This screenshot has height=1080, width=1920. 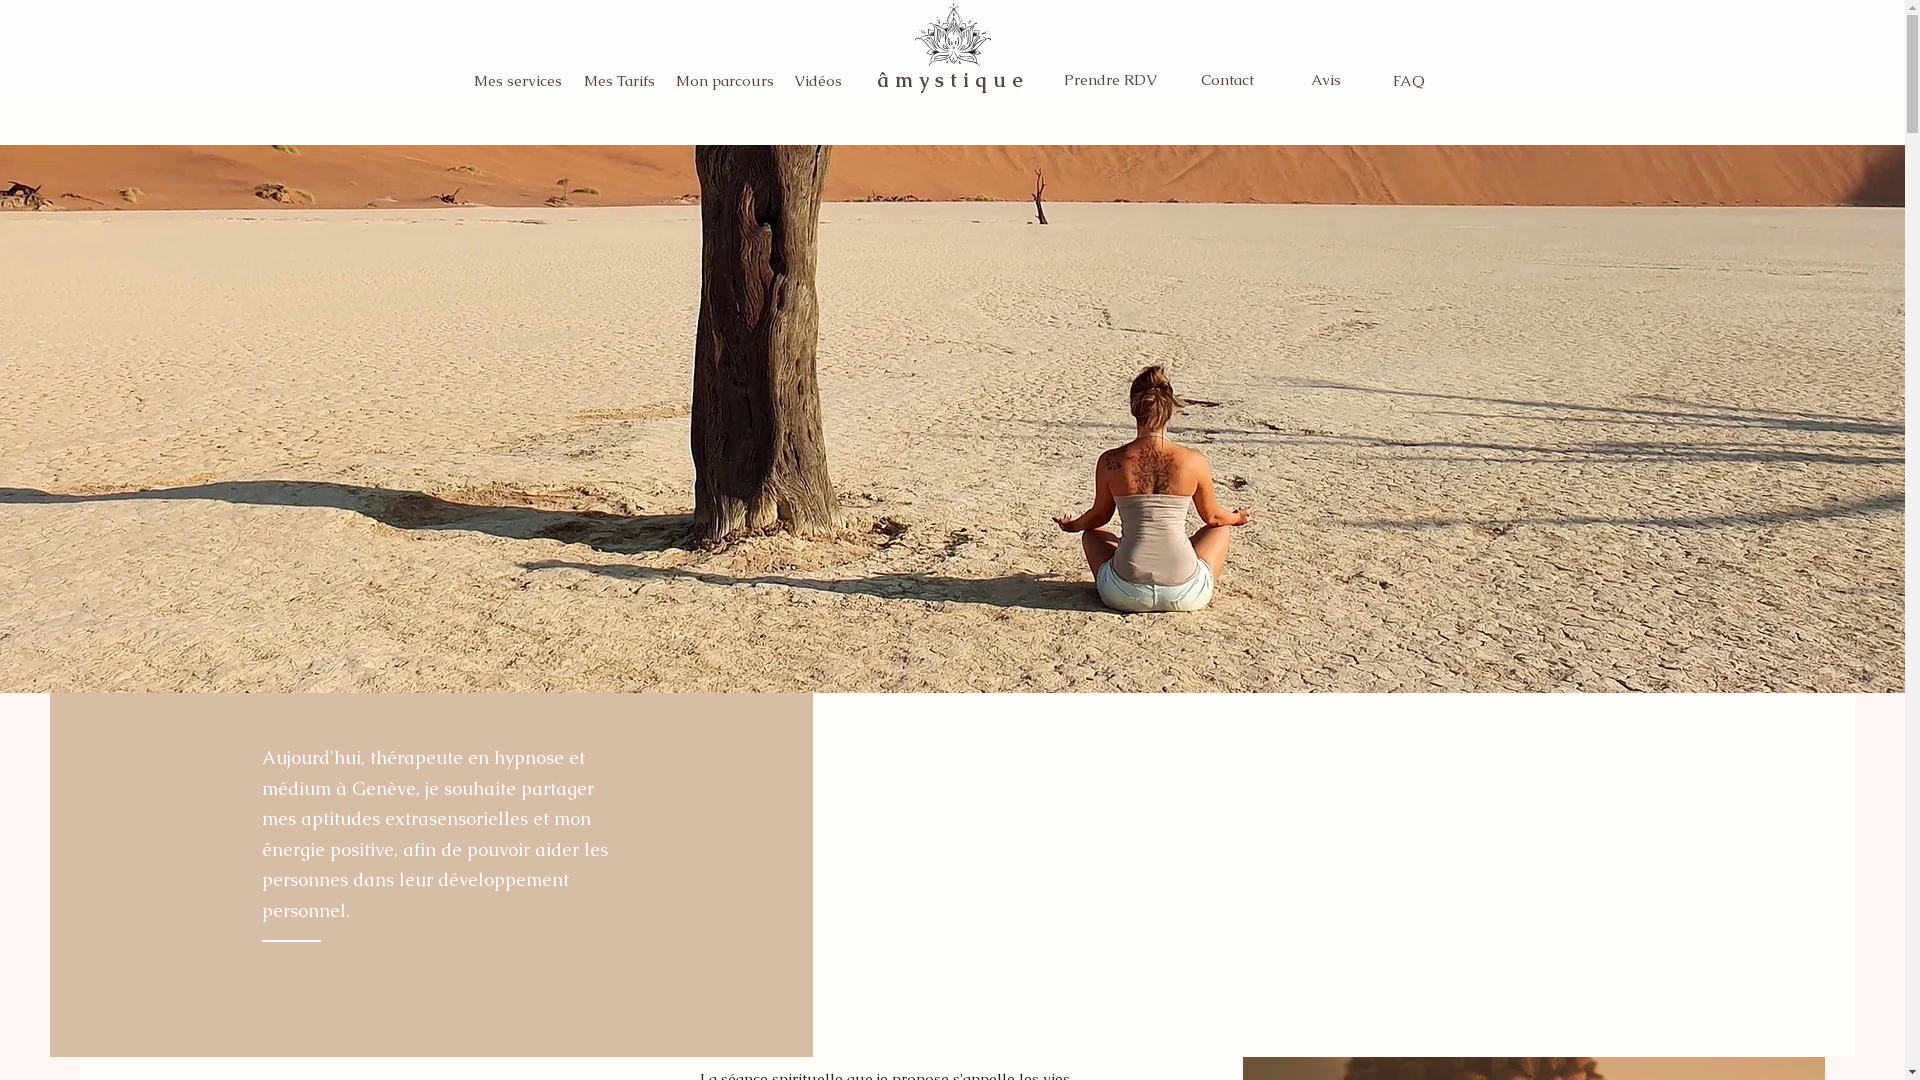 I want to click on 'FAQ', so click(x=1408, y=79).